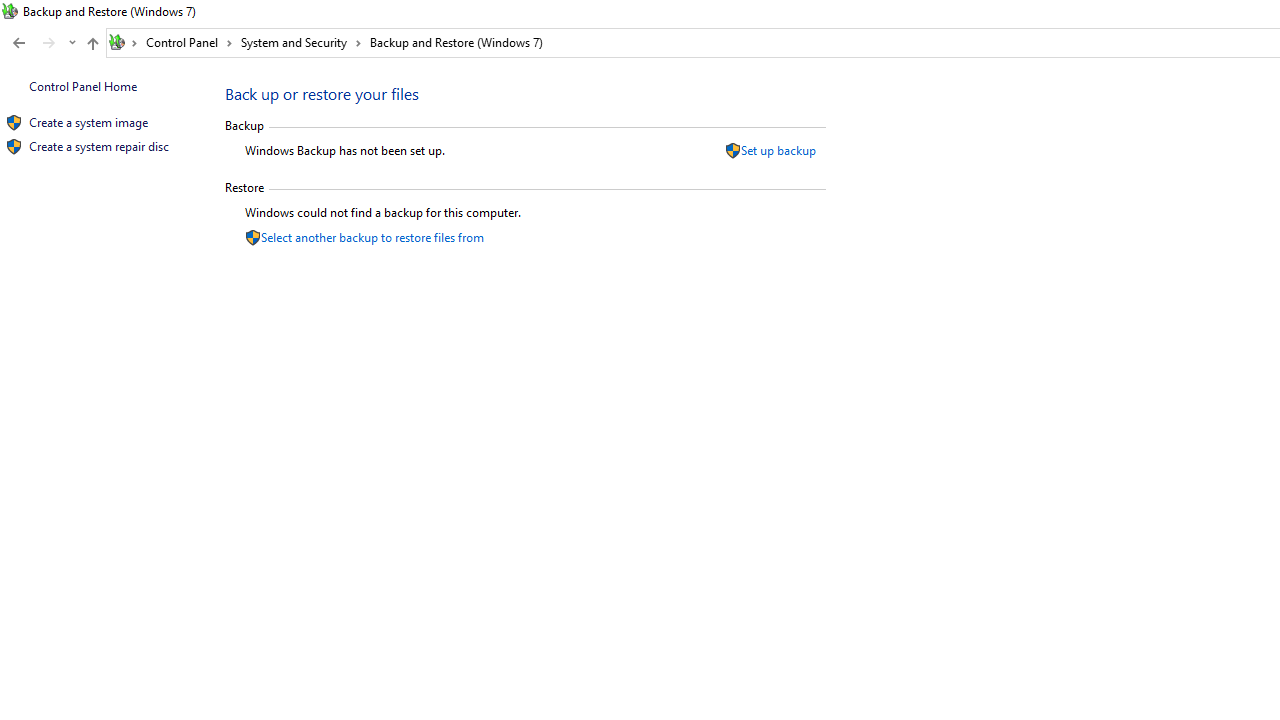 The image size is (1280, 720). What do you see at coordinates (19, 43) in the screenshot?
I see `'Back to System and Security (Alt + Left Arrow)'` at bounding box center [19, 43].